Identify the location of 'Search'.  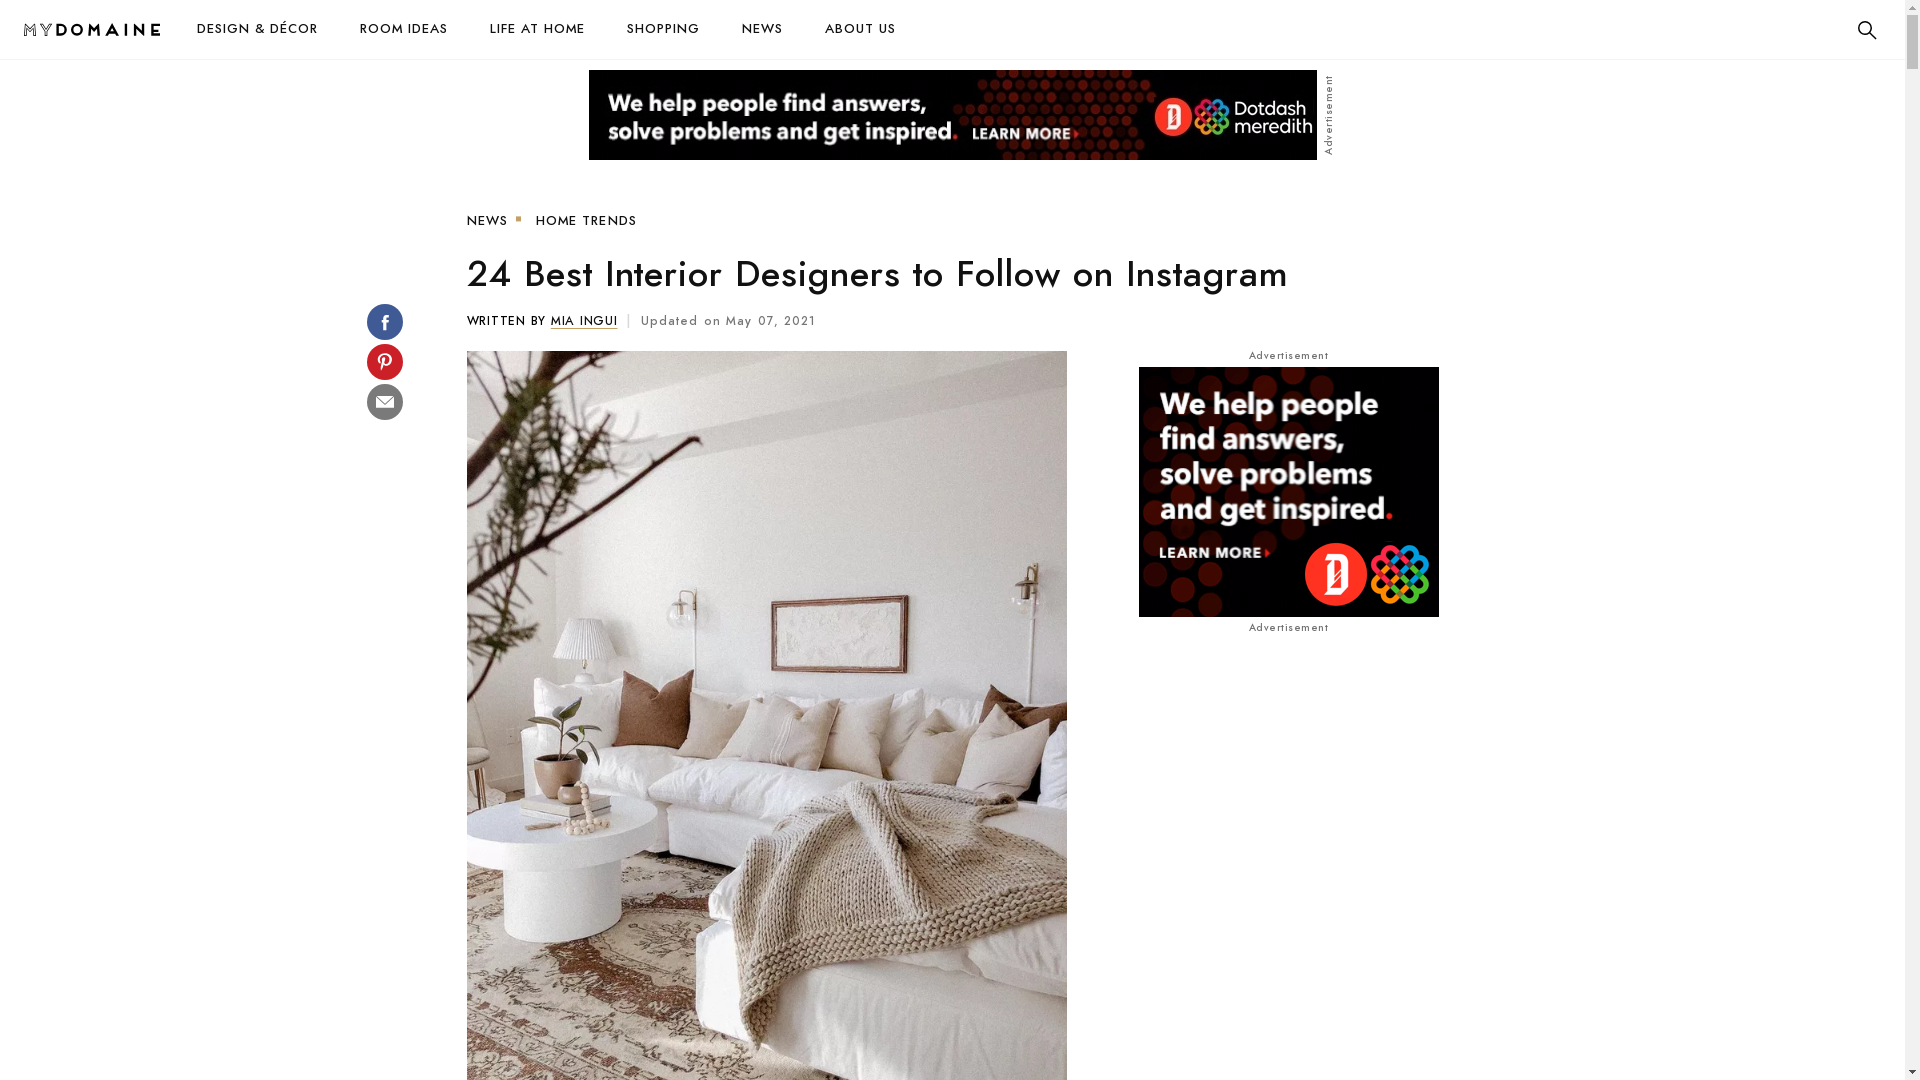
(1850, 30).